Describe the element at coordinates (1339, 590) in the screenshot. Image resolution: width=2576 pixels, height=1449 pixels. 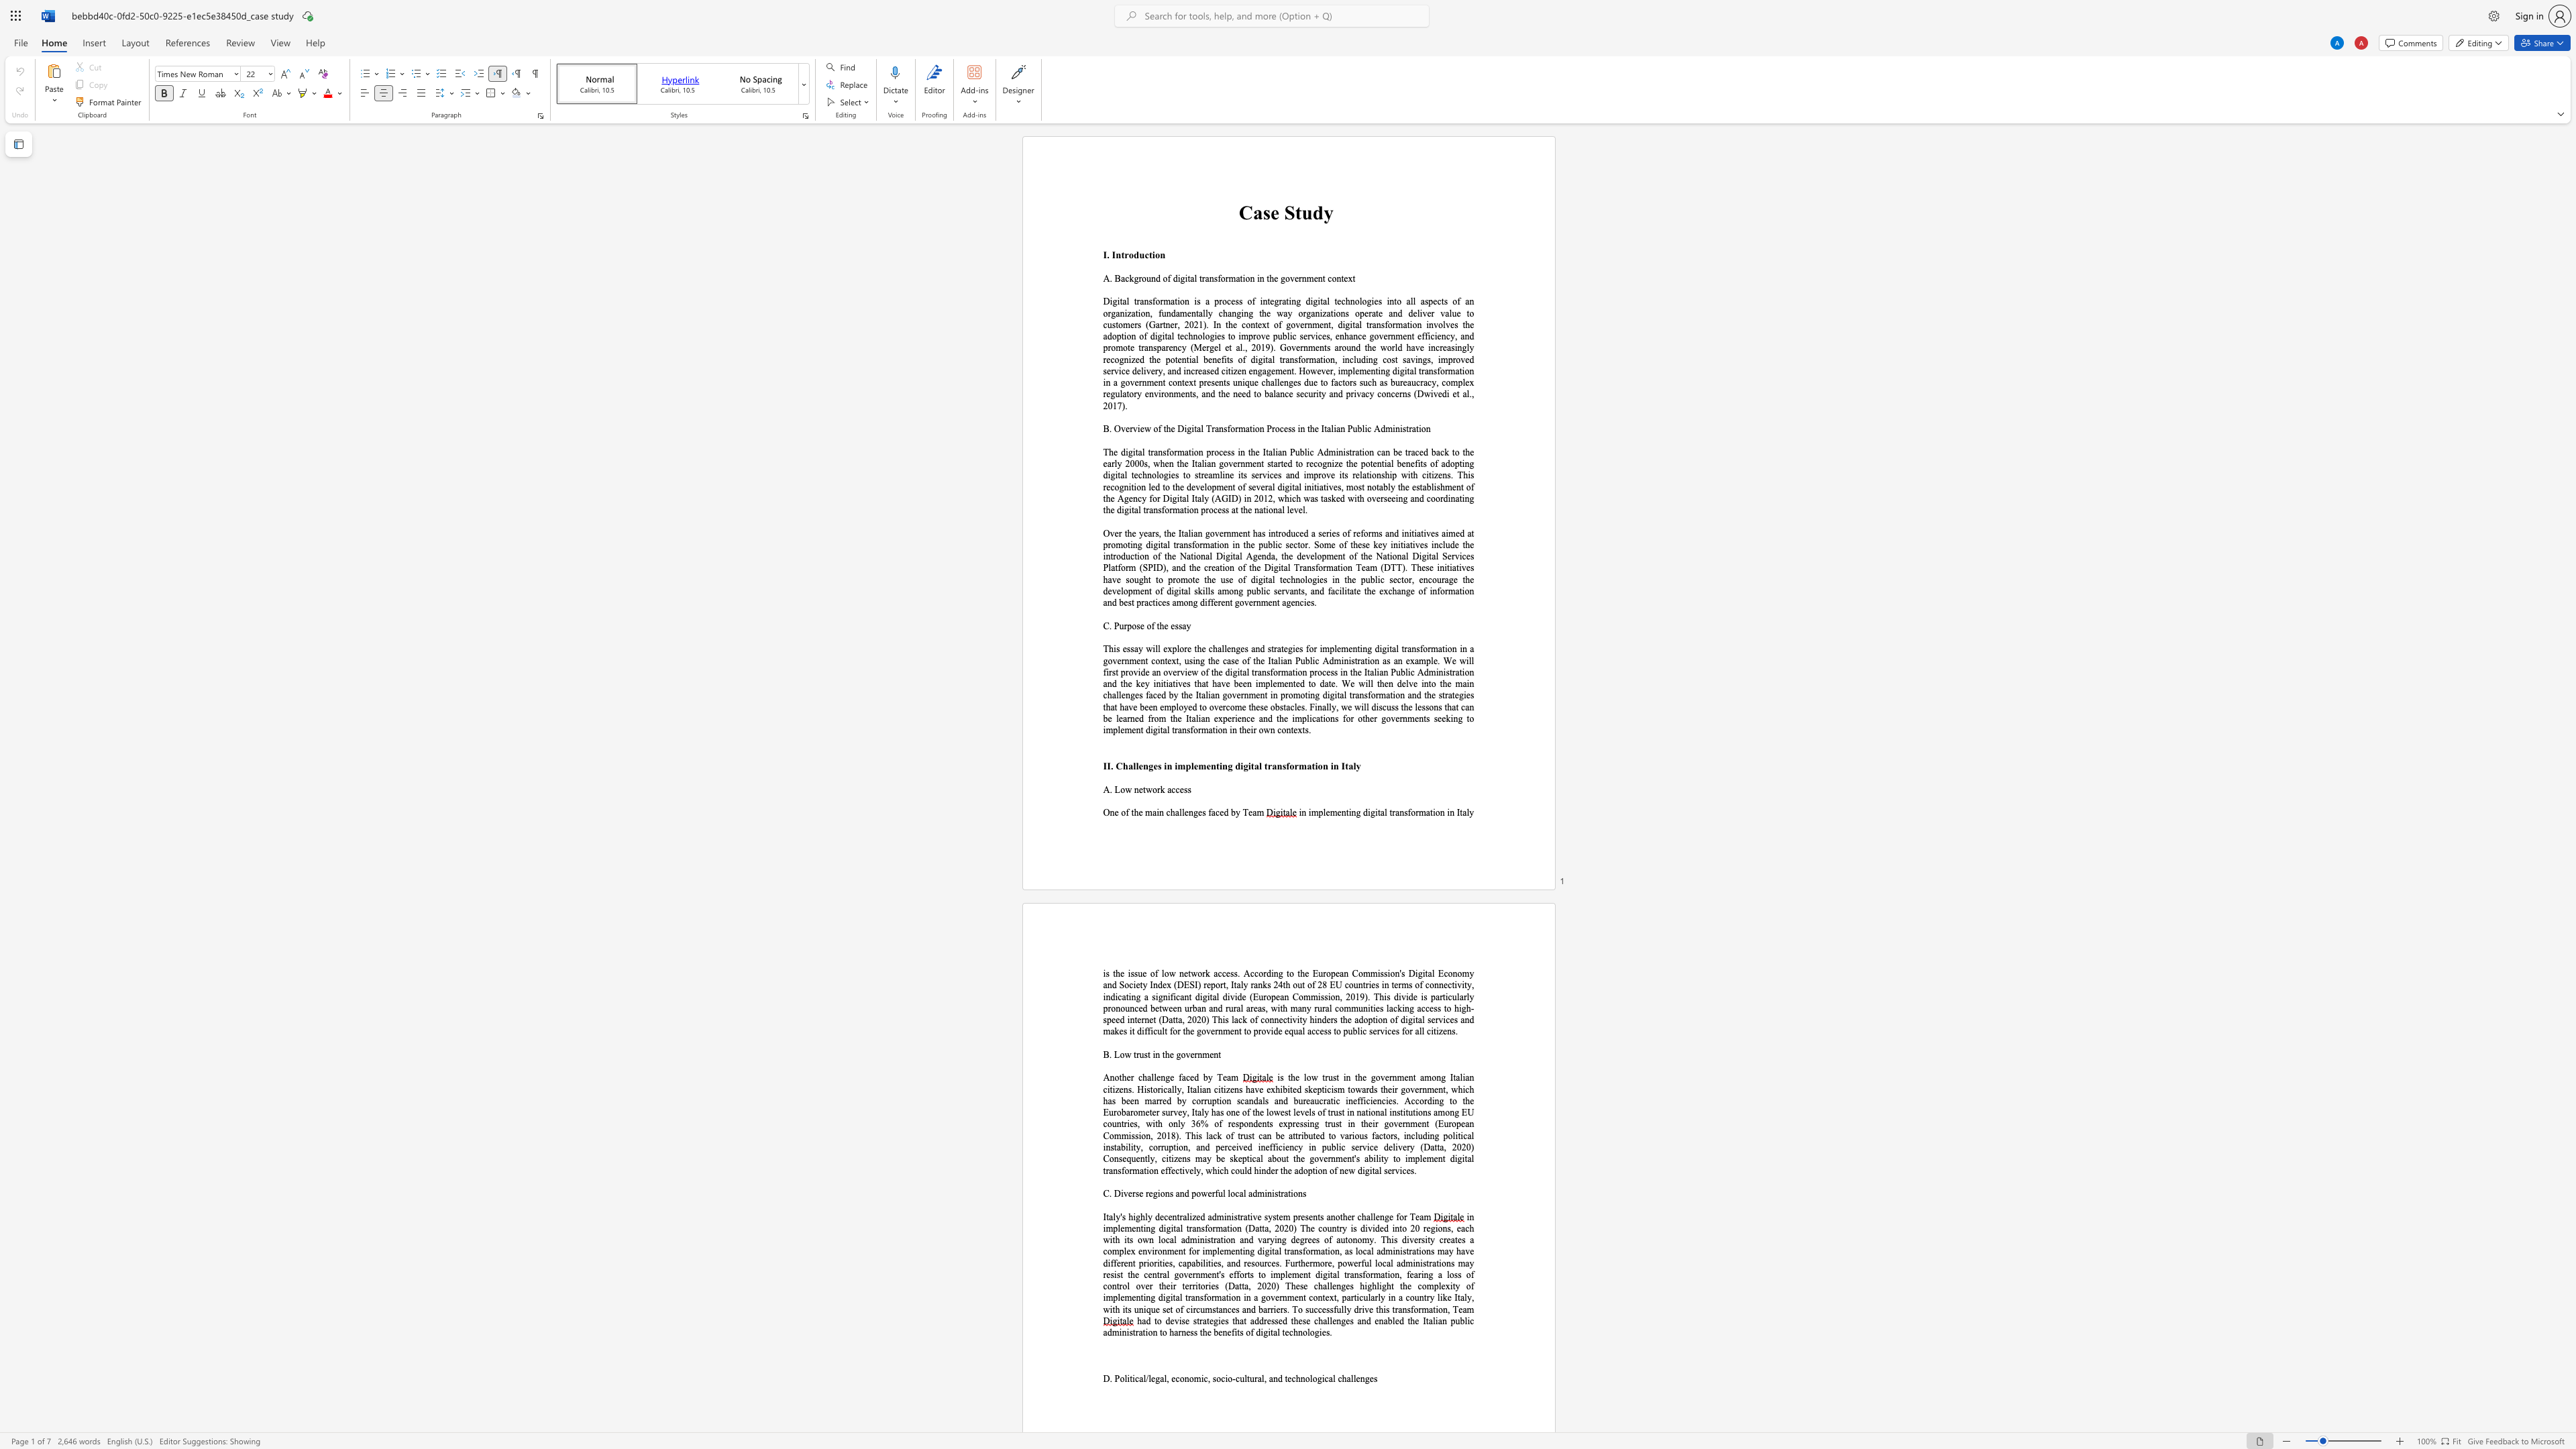
I see `the subset text "il" within the text "facilitate"` at that location.